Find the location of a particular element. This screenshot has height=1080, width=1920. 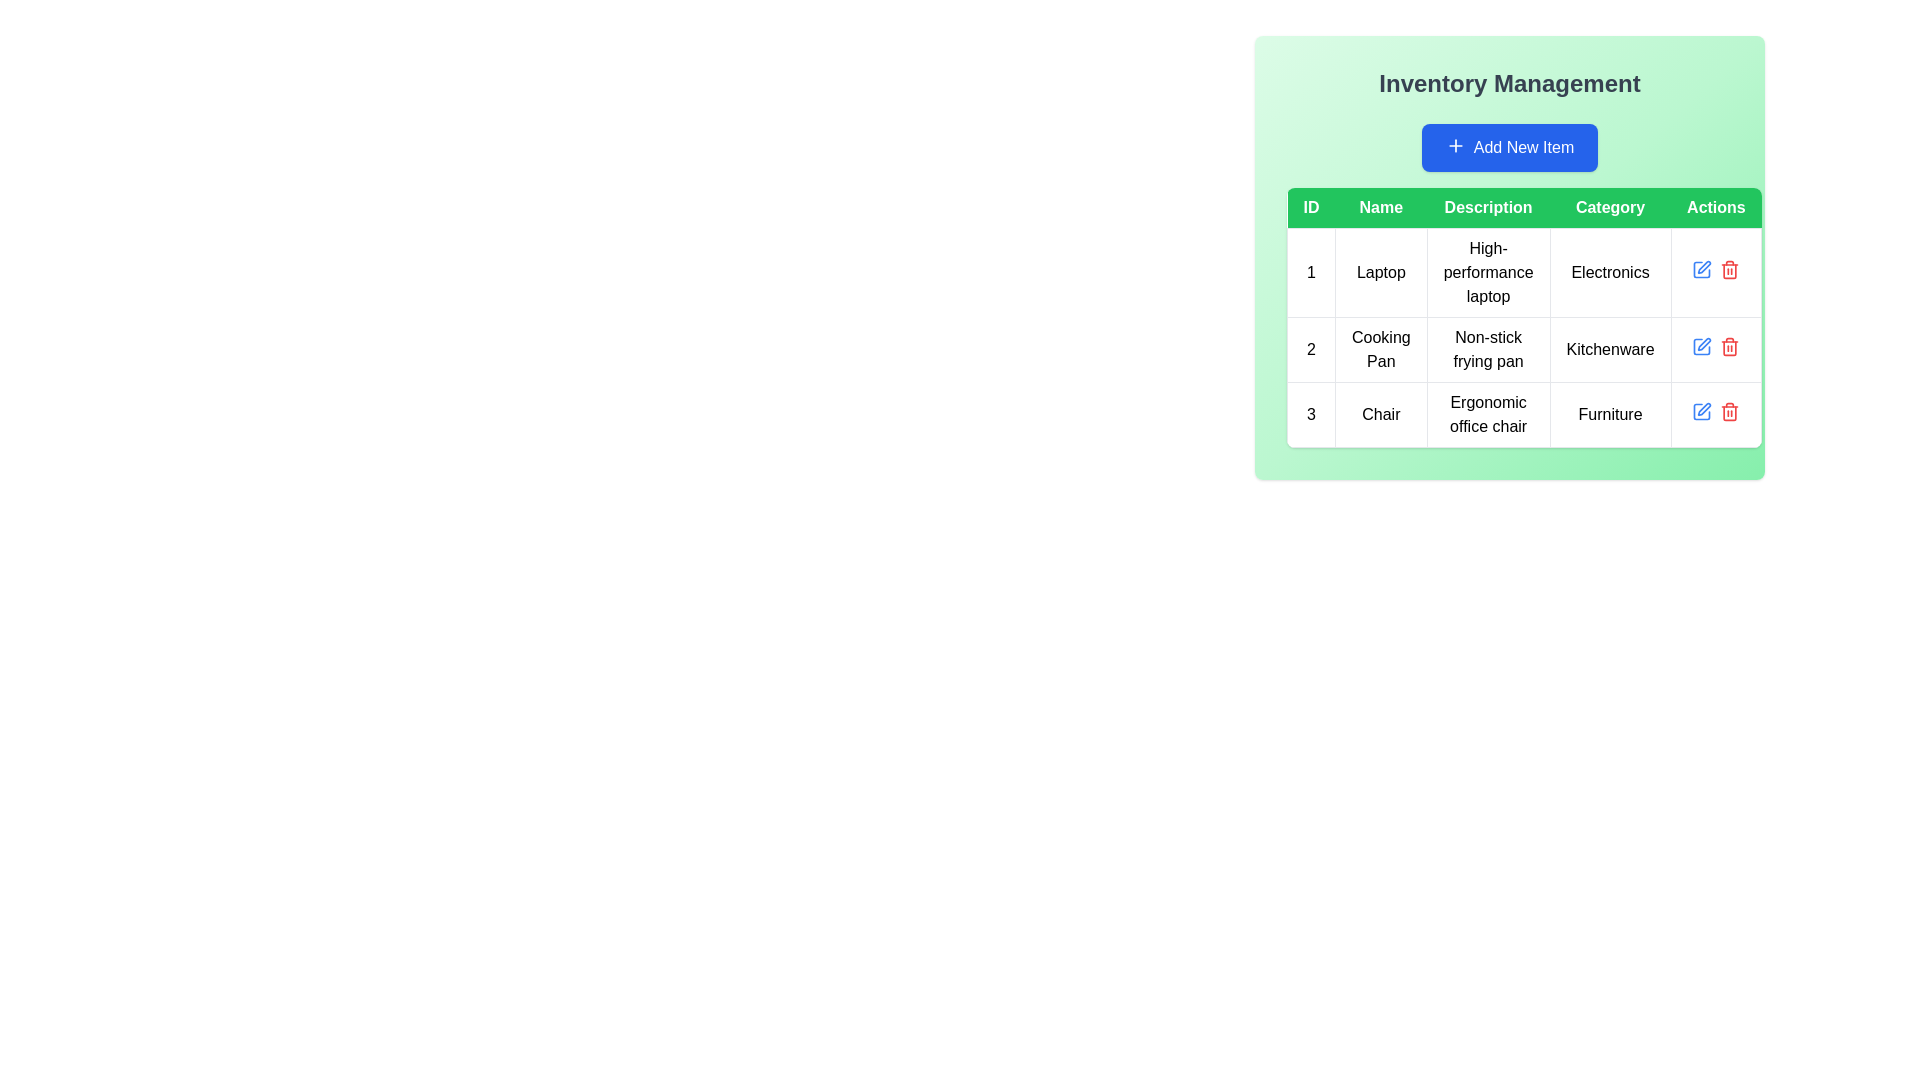

label of the 'Category' header cell in the Inventory Management table, which is the fourth column header following 'ID', 'Name', and 'Description' is located at coordinates (1610, 208).